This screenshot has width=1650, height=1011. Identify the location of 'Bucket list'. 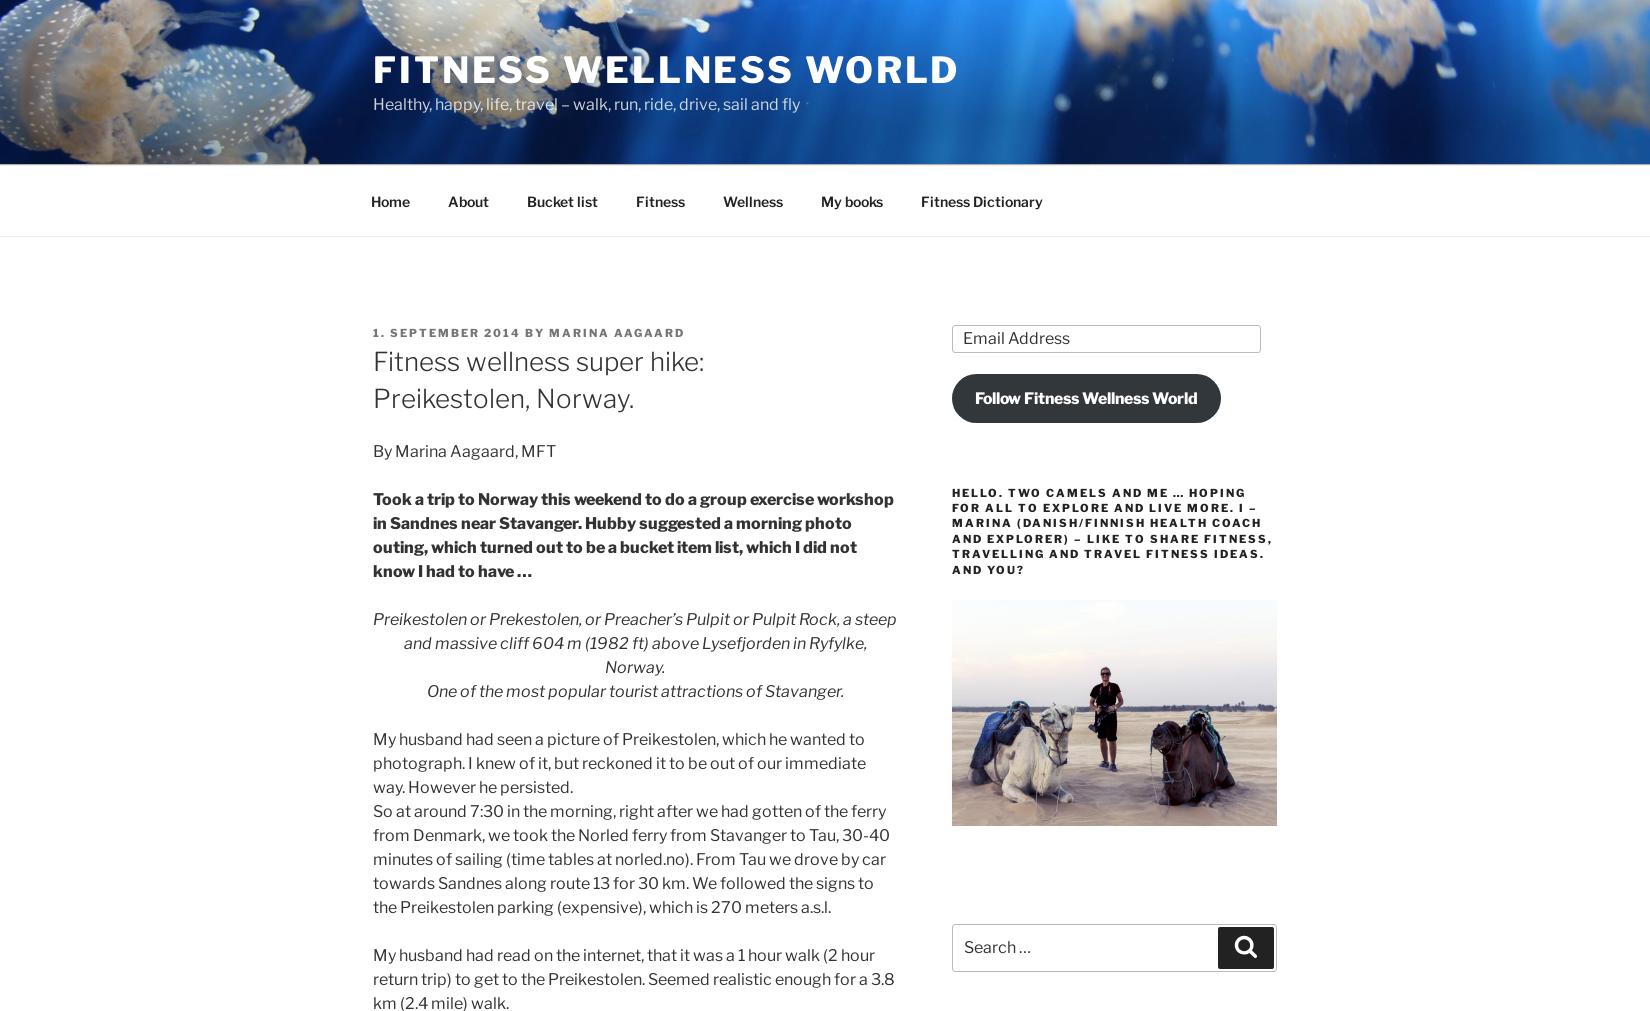
(560, 200).